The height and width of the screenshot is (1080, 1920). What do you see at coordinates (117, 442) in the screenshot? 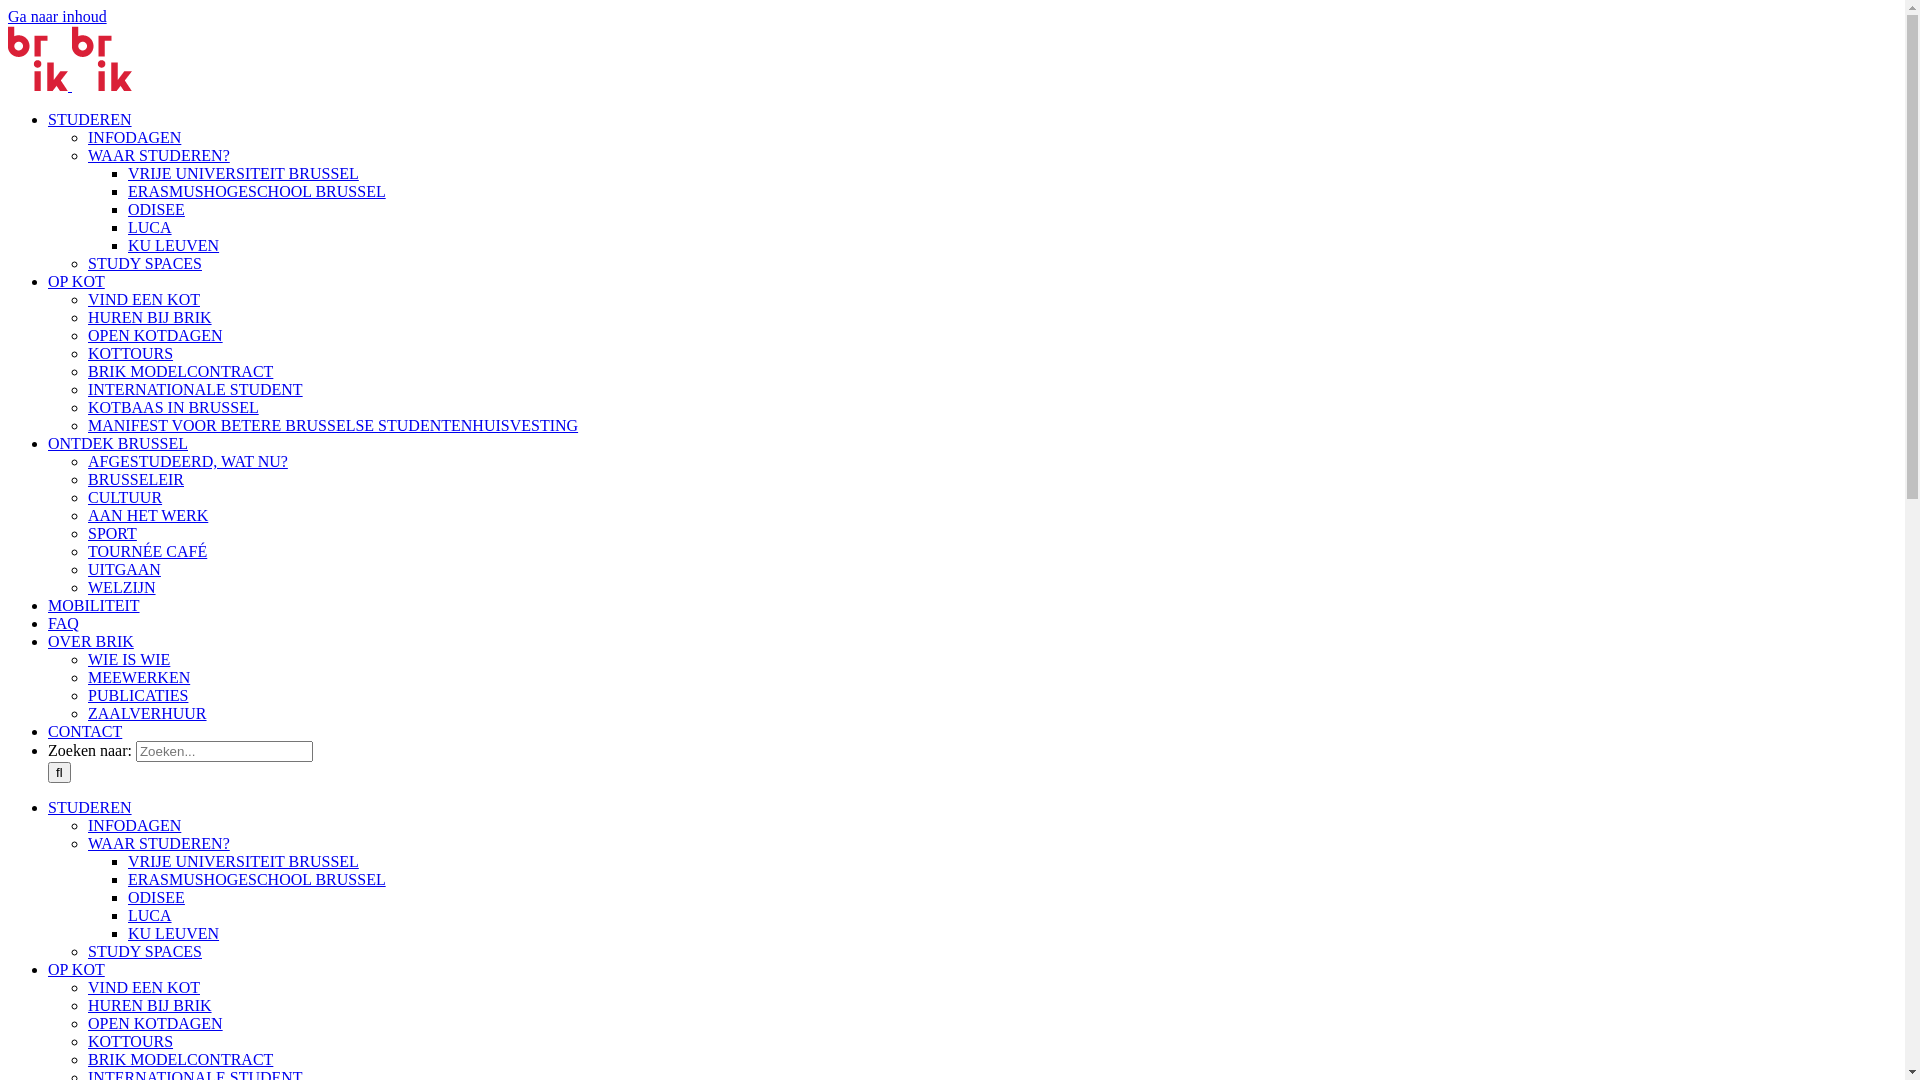
I see `'ONTDEK BRUSSEL'` at bounding box center [117, 442].